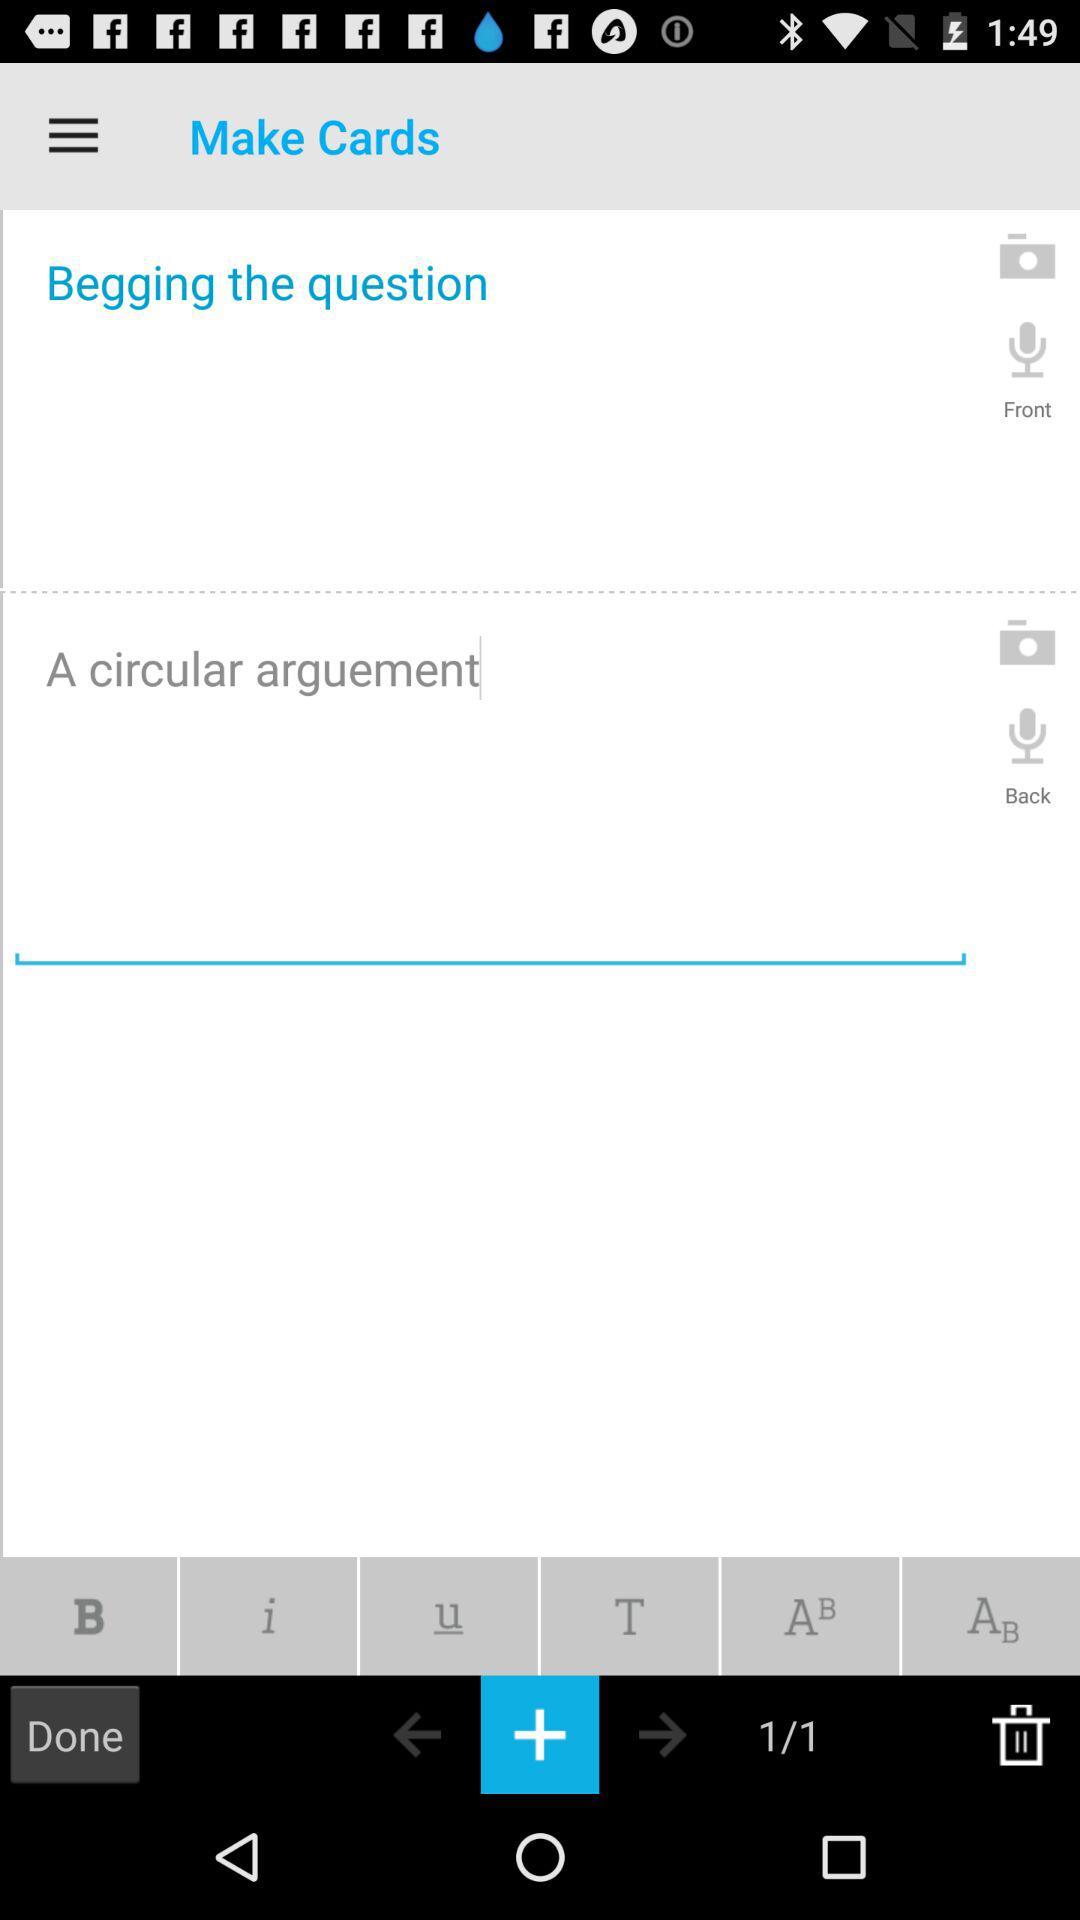 Image resolution: width=1080 pixels, height=1920 pixels. What do you see at coordinates (697, 1733) in the screenshot?
I see `next card` at bounding box center [697, 1733].